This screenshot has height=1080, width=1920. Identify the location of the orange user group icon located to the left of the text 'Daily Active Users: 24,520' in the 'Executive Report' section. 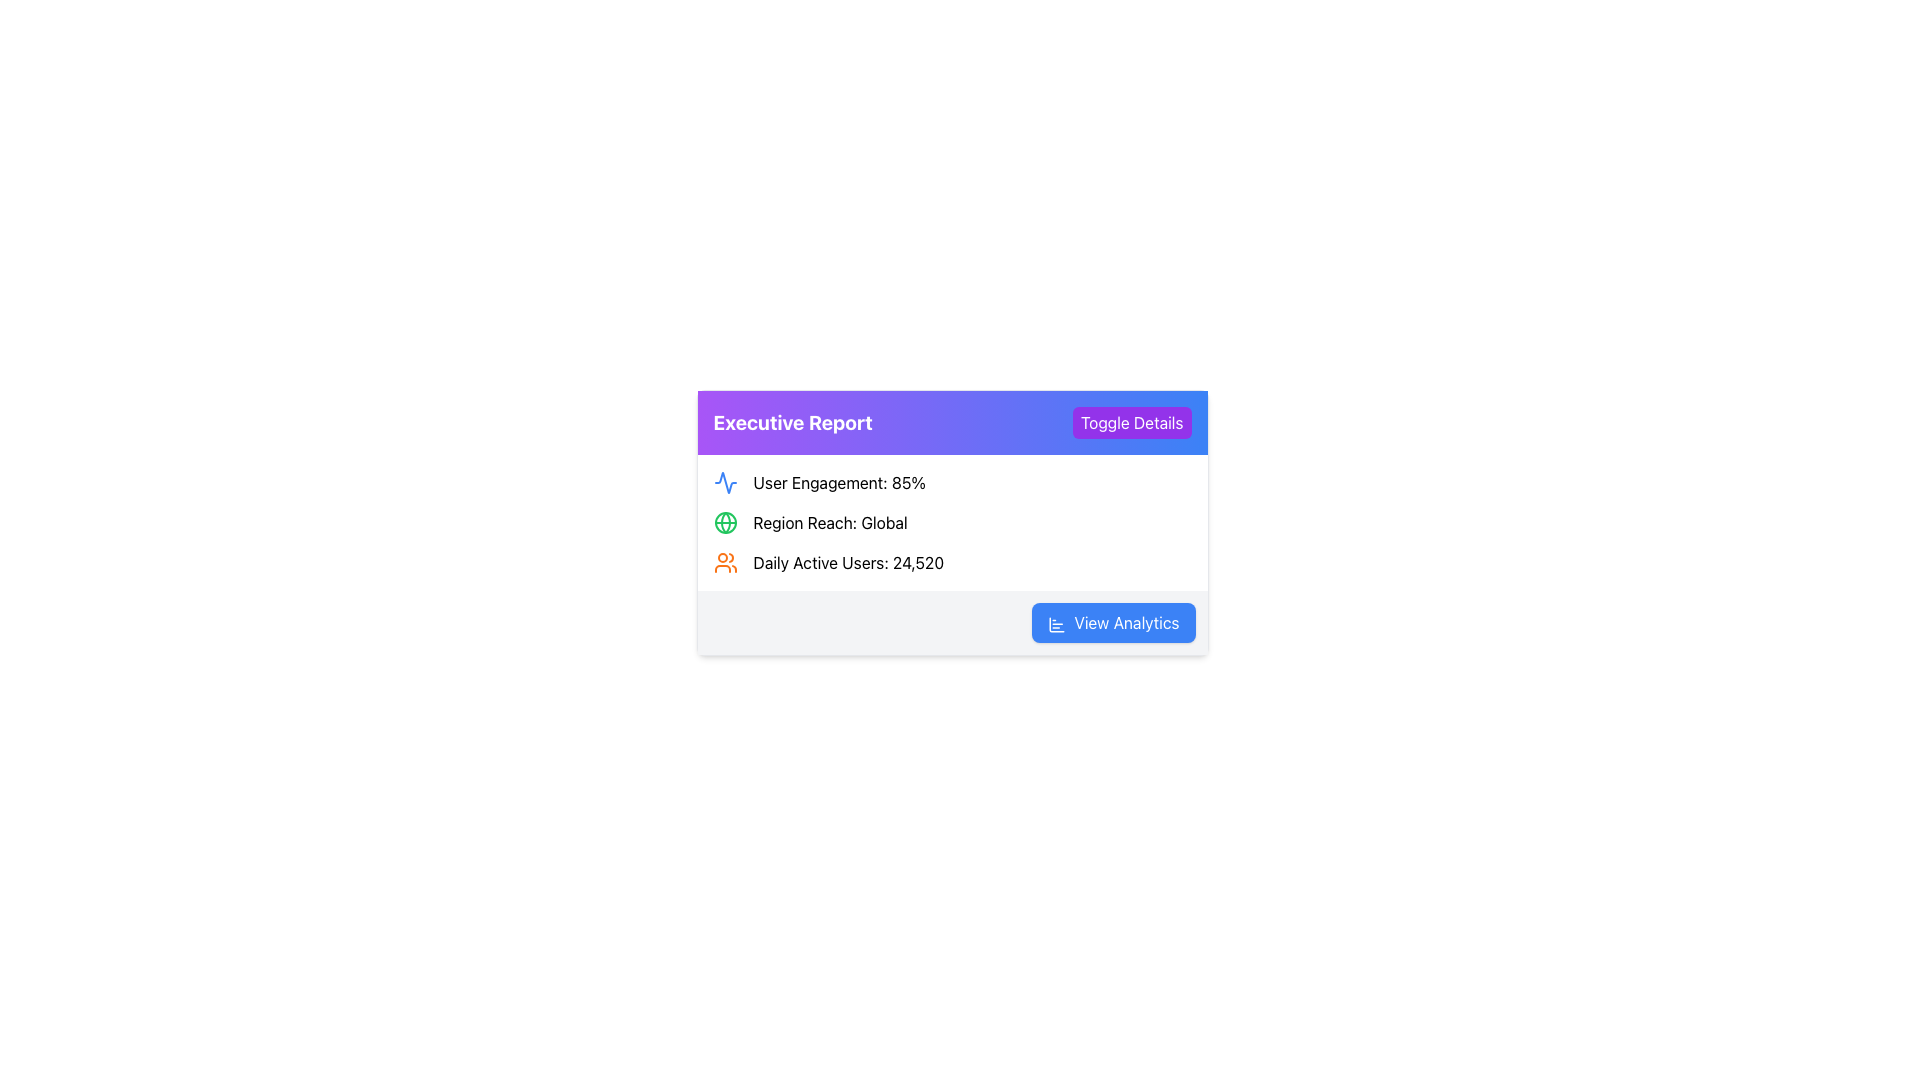
(724, 563).